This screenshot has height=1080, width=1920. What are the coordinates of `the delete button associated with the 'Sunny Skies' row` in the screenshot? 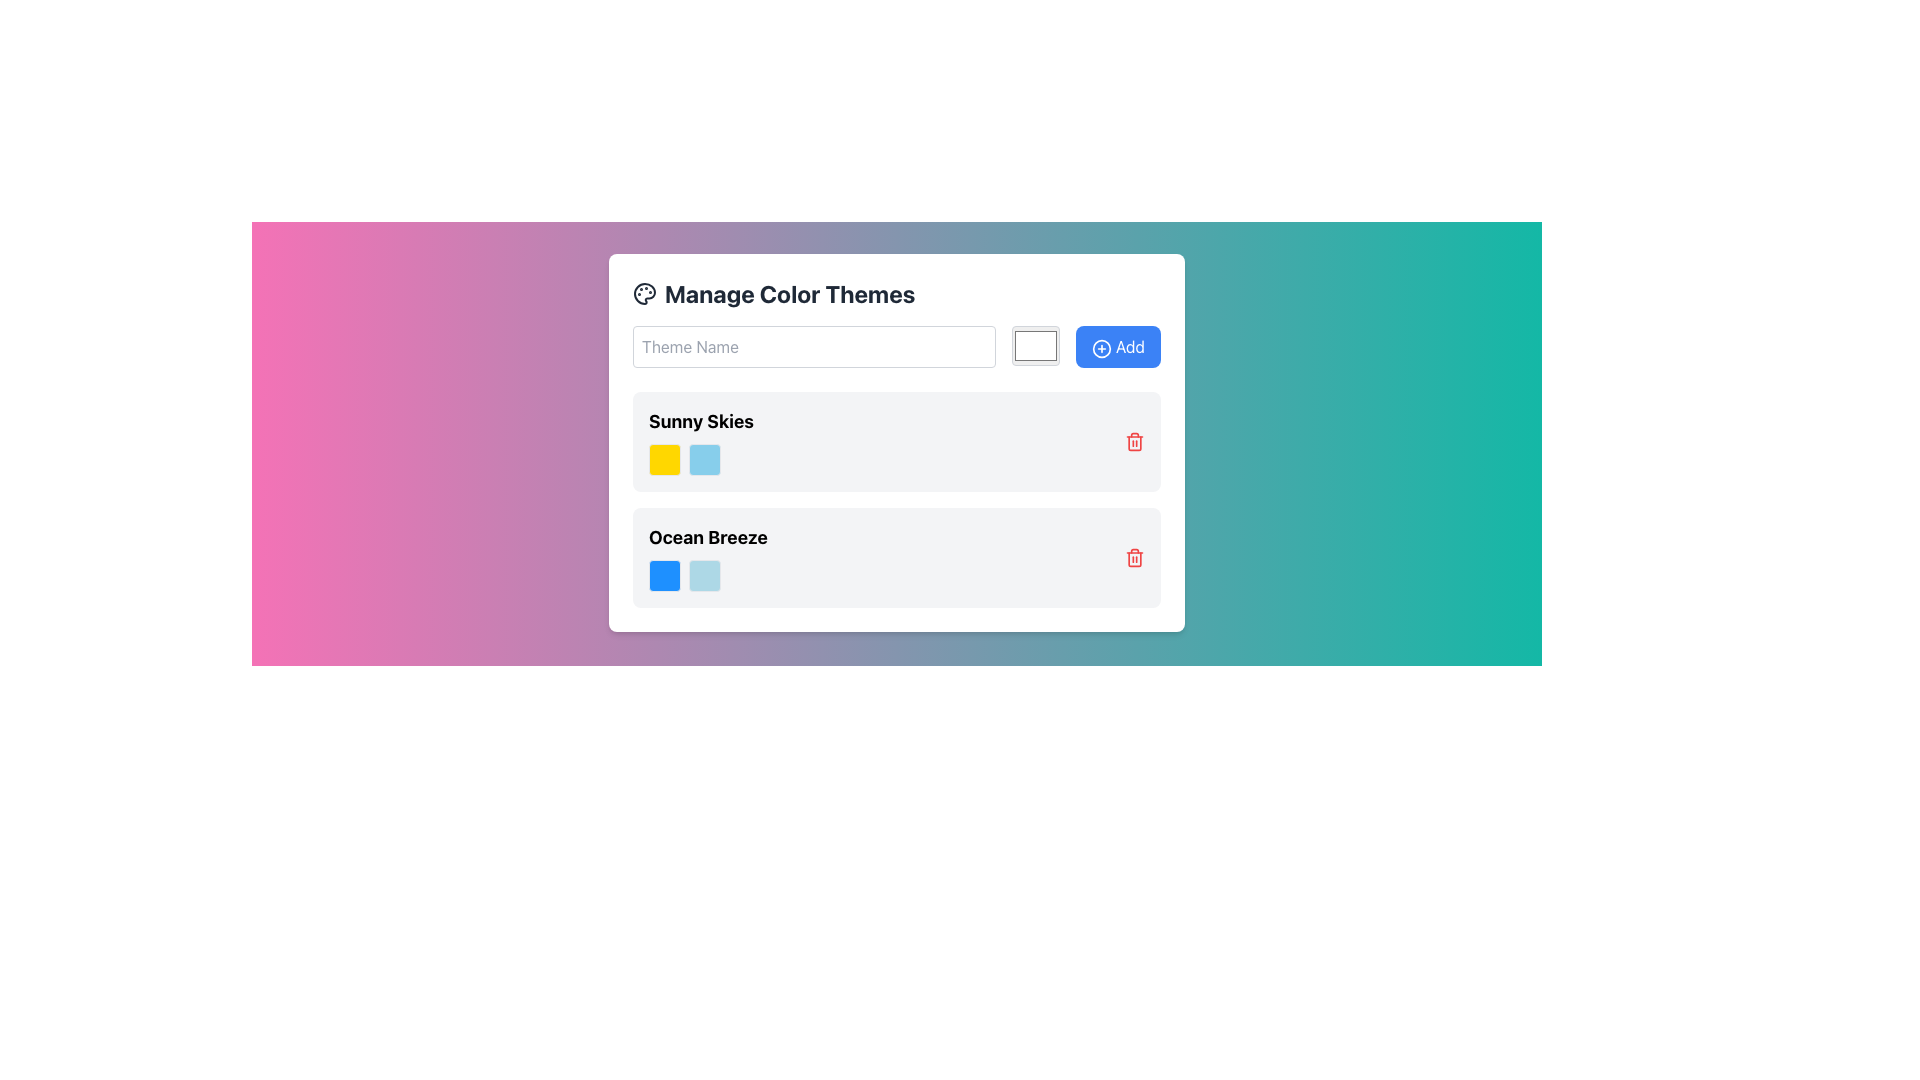 It's located at (1134, 441).